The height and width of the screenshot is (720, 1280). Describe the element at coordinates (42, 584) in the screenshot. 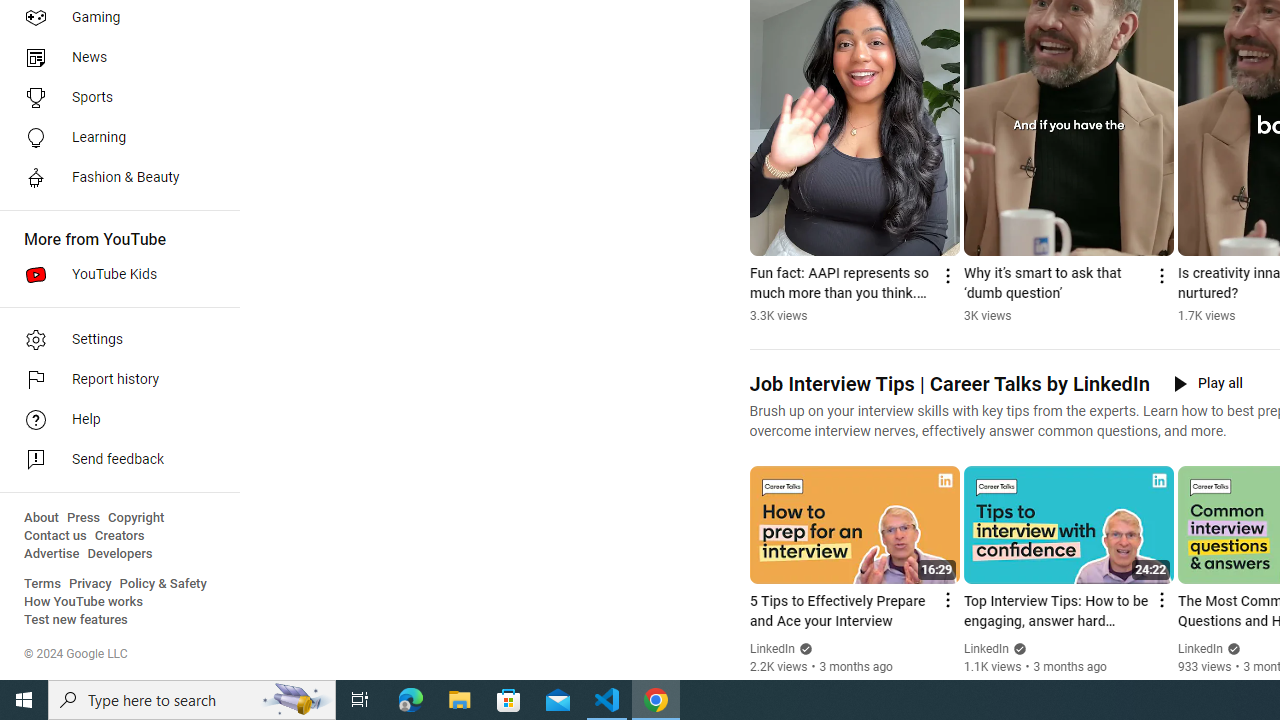

I see `'Terms'` at that location.